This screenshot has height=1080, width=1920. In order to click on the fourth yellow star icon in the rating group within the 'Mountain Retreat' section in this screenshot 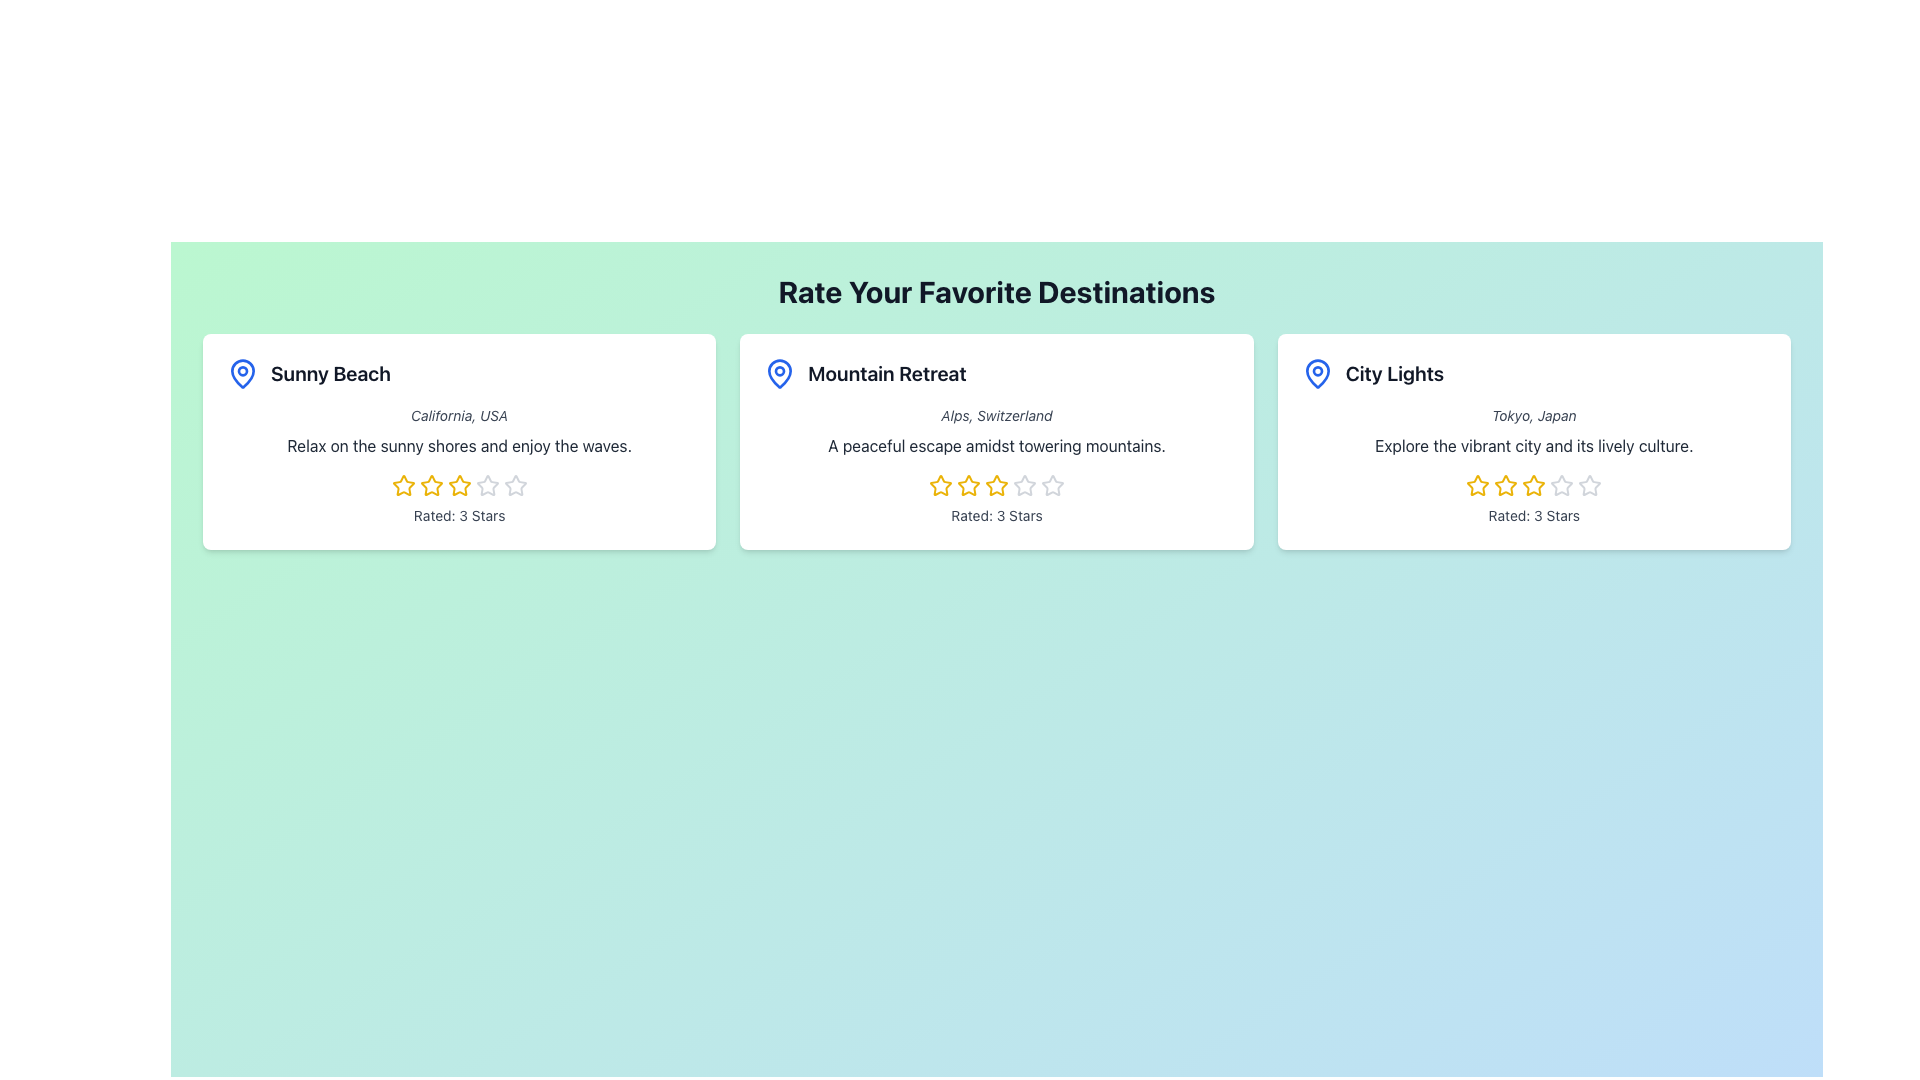, I will do `click(997, 486)`.